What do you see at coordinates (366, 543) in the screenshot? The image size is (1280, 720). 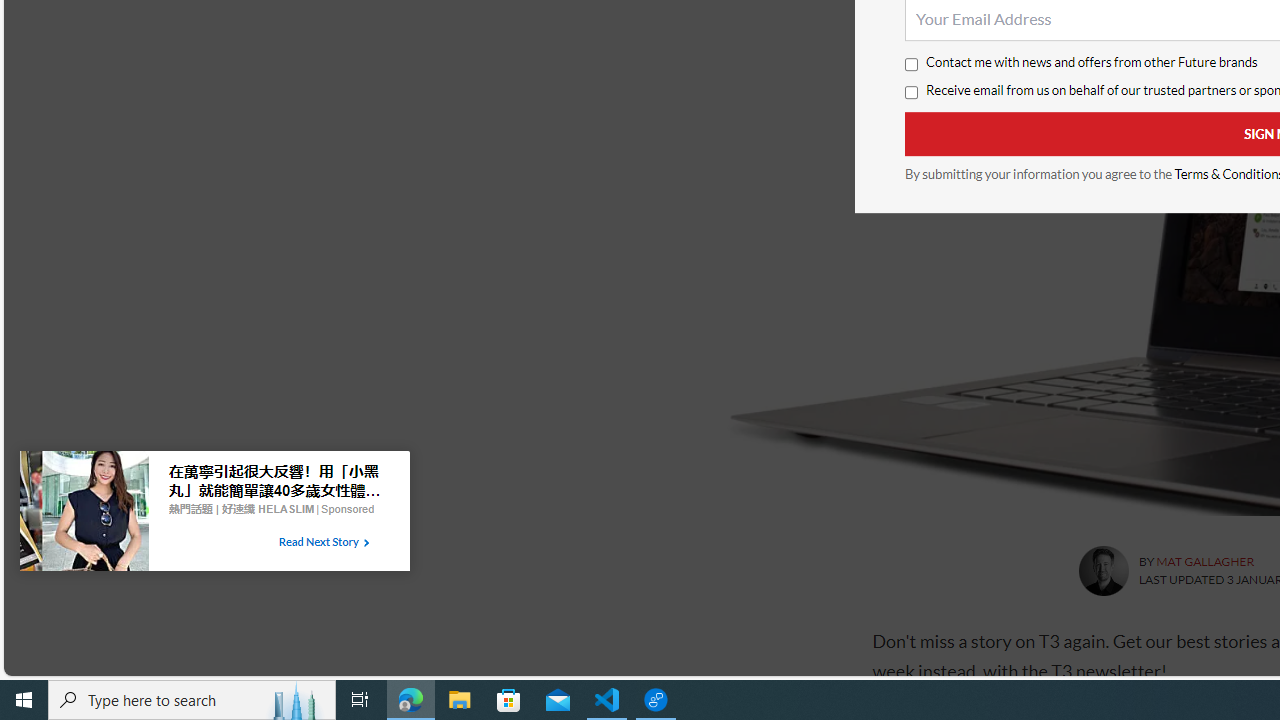 I see `'Class: tbl-arrow-icon arrow-1'` at bounding box center [366, 543].